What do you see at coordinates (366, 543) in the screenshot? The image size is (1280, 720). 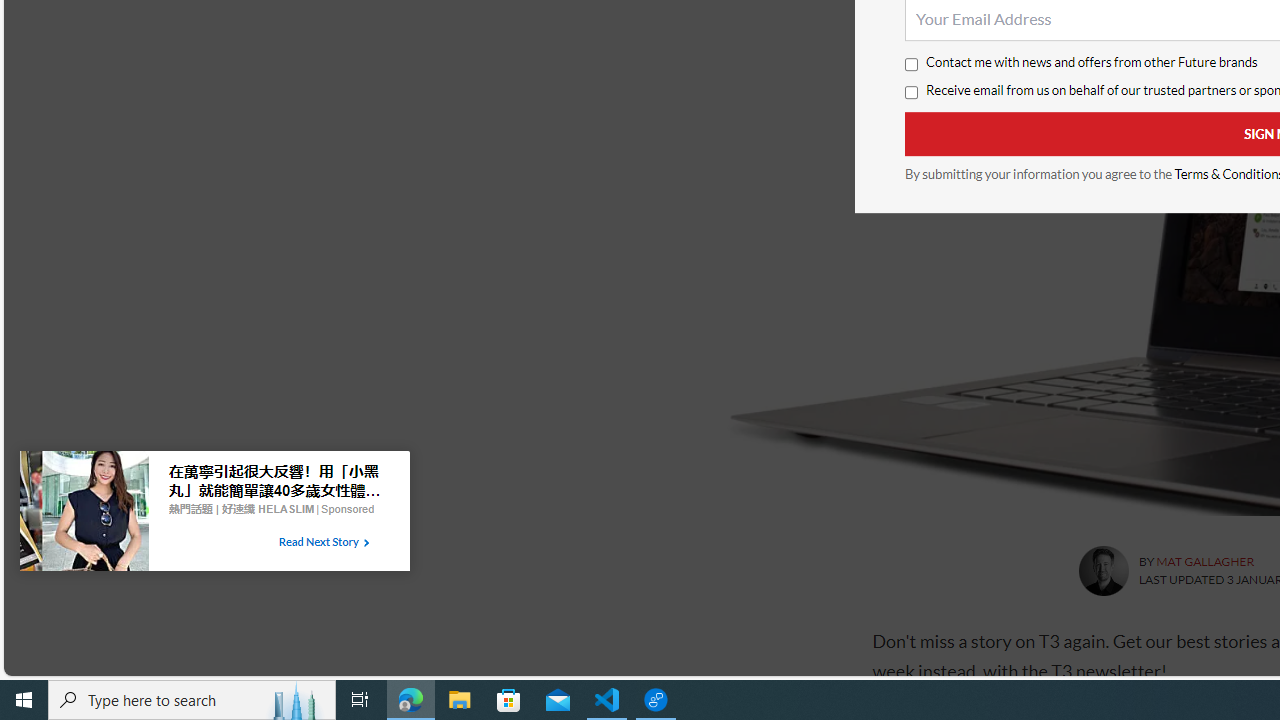 I see `'Class: tbl-arrow-icon arrow-1'` at bounding box center [366, 543].